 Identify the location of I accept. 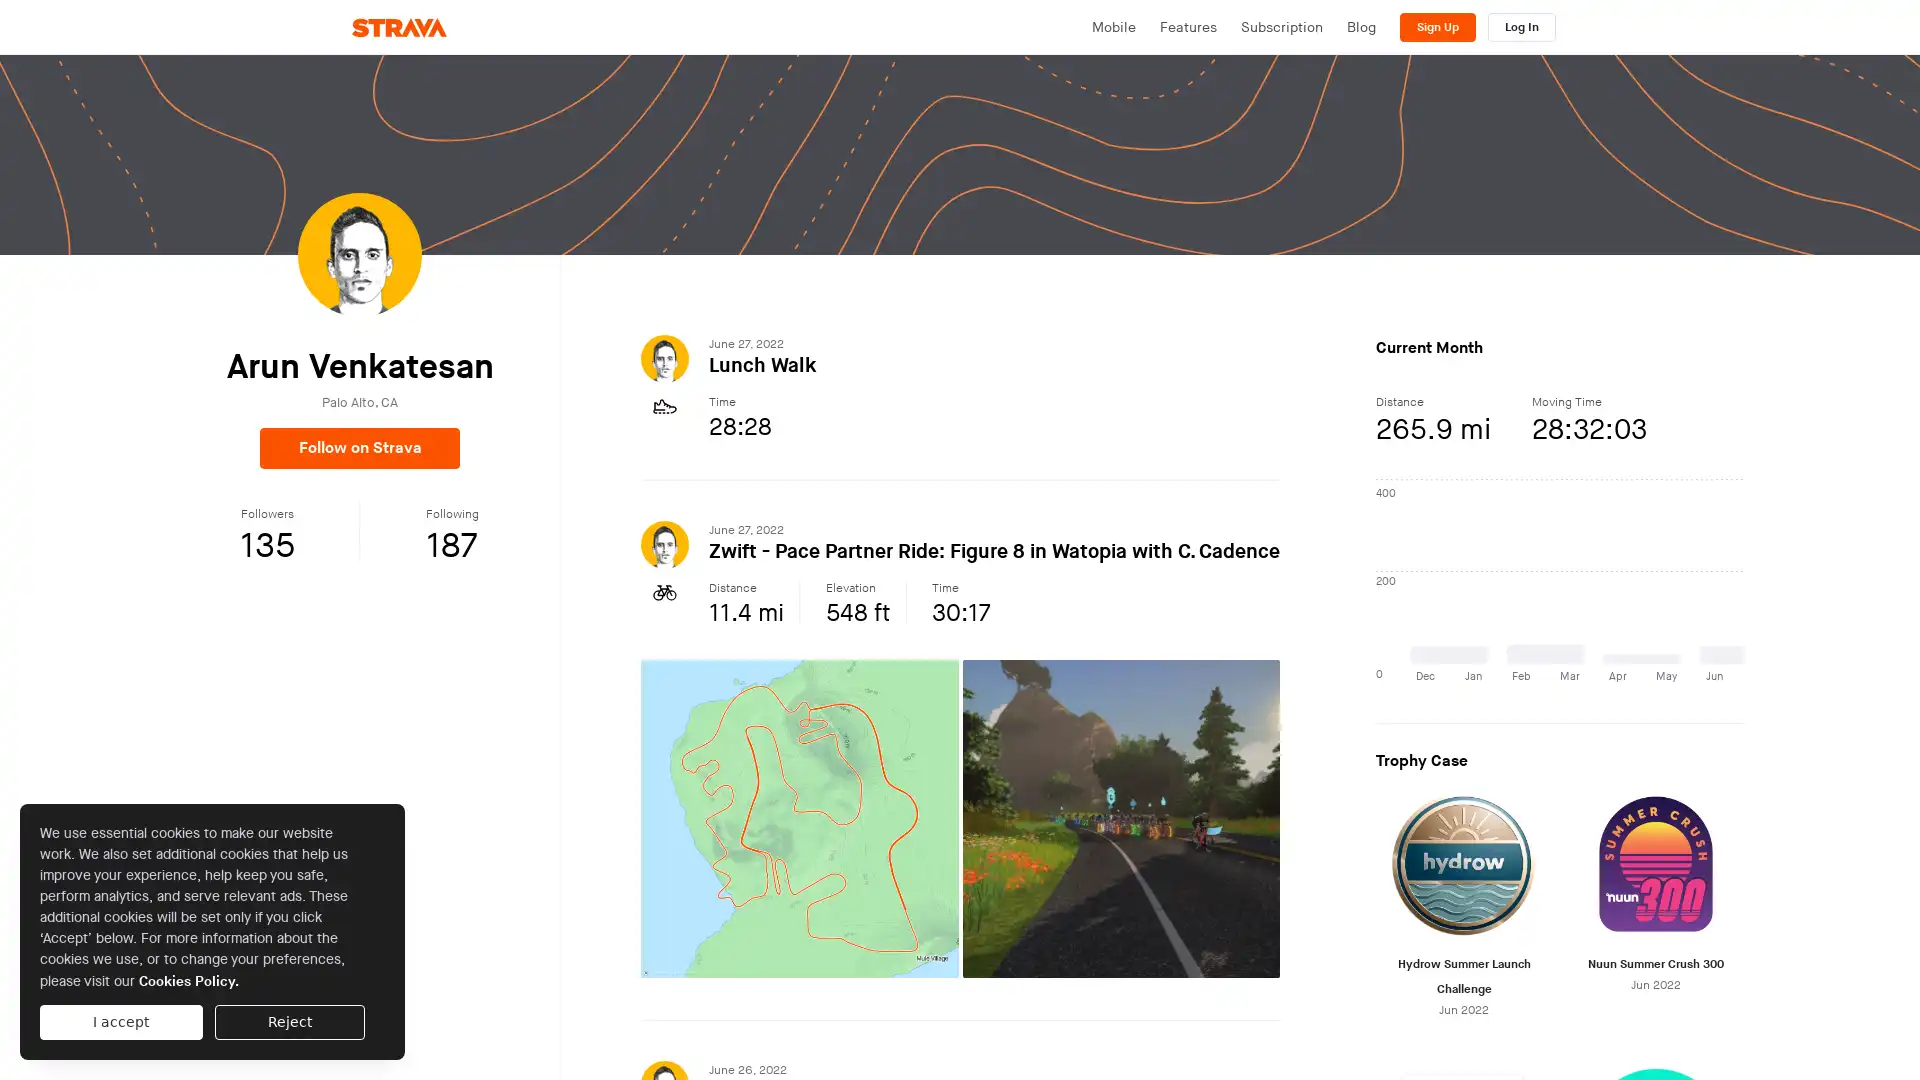
(119, 1022).